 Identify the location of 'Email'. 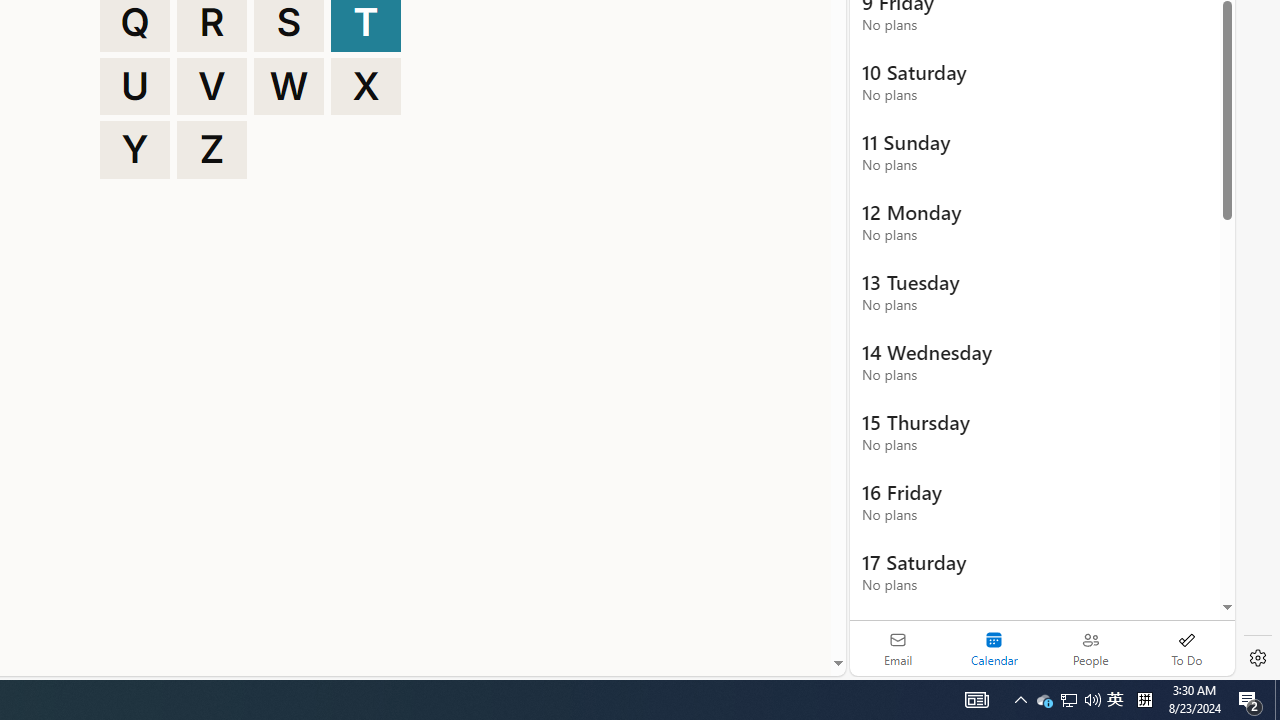
(897, 648).